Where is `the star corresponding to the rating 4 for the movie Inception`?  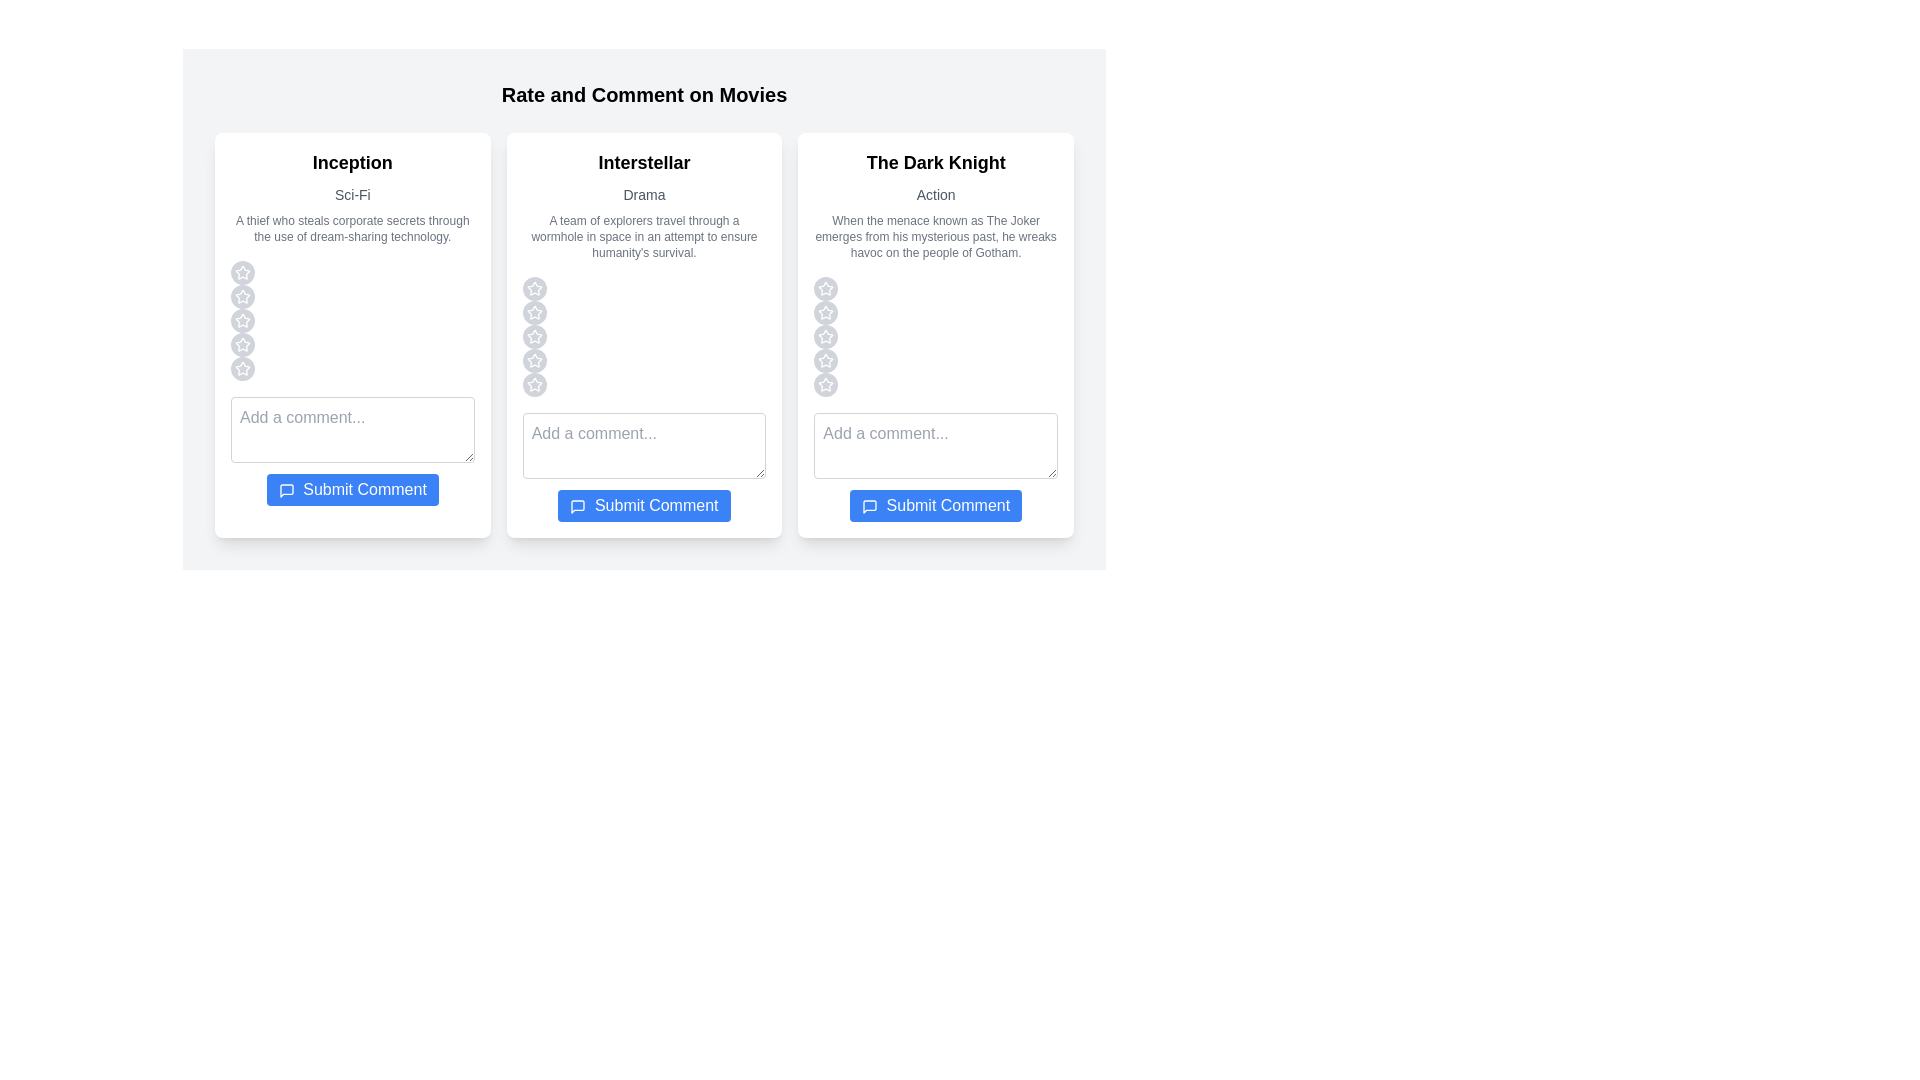
the star corresponding to the rating 4 for the movie Inception is located at coordinates (242, 343).